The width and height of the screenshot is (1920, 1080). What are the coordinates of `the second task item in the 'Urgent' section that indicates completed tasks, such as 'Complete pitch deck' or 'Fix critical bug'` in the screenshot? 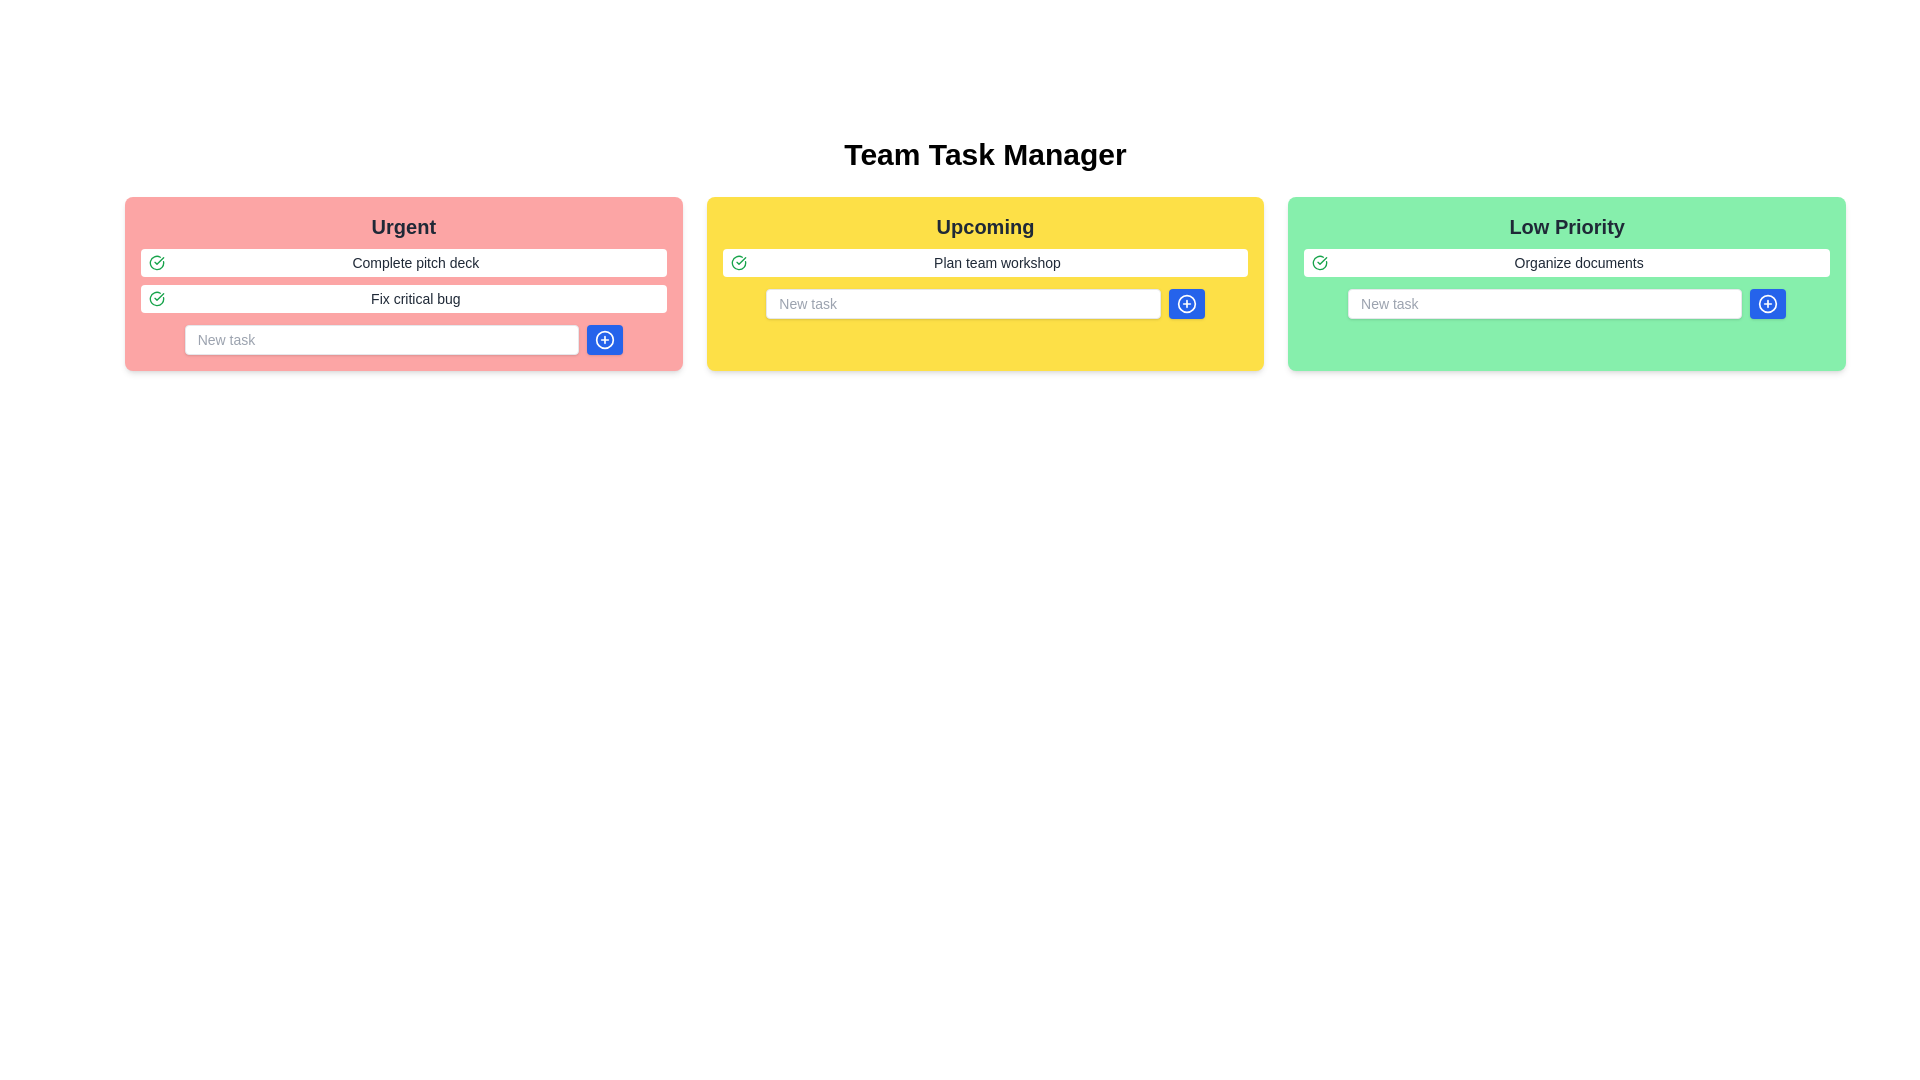 It's located at (402, 281).